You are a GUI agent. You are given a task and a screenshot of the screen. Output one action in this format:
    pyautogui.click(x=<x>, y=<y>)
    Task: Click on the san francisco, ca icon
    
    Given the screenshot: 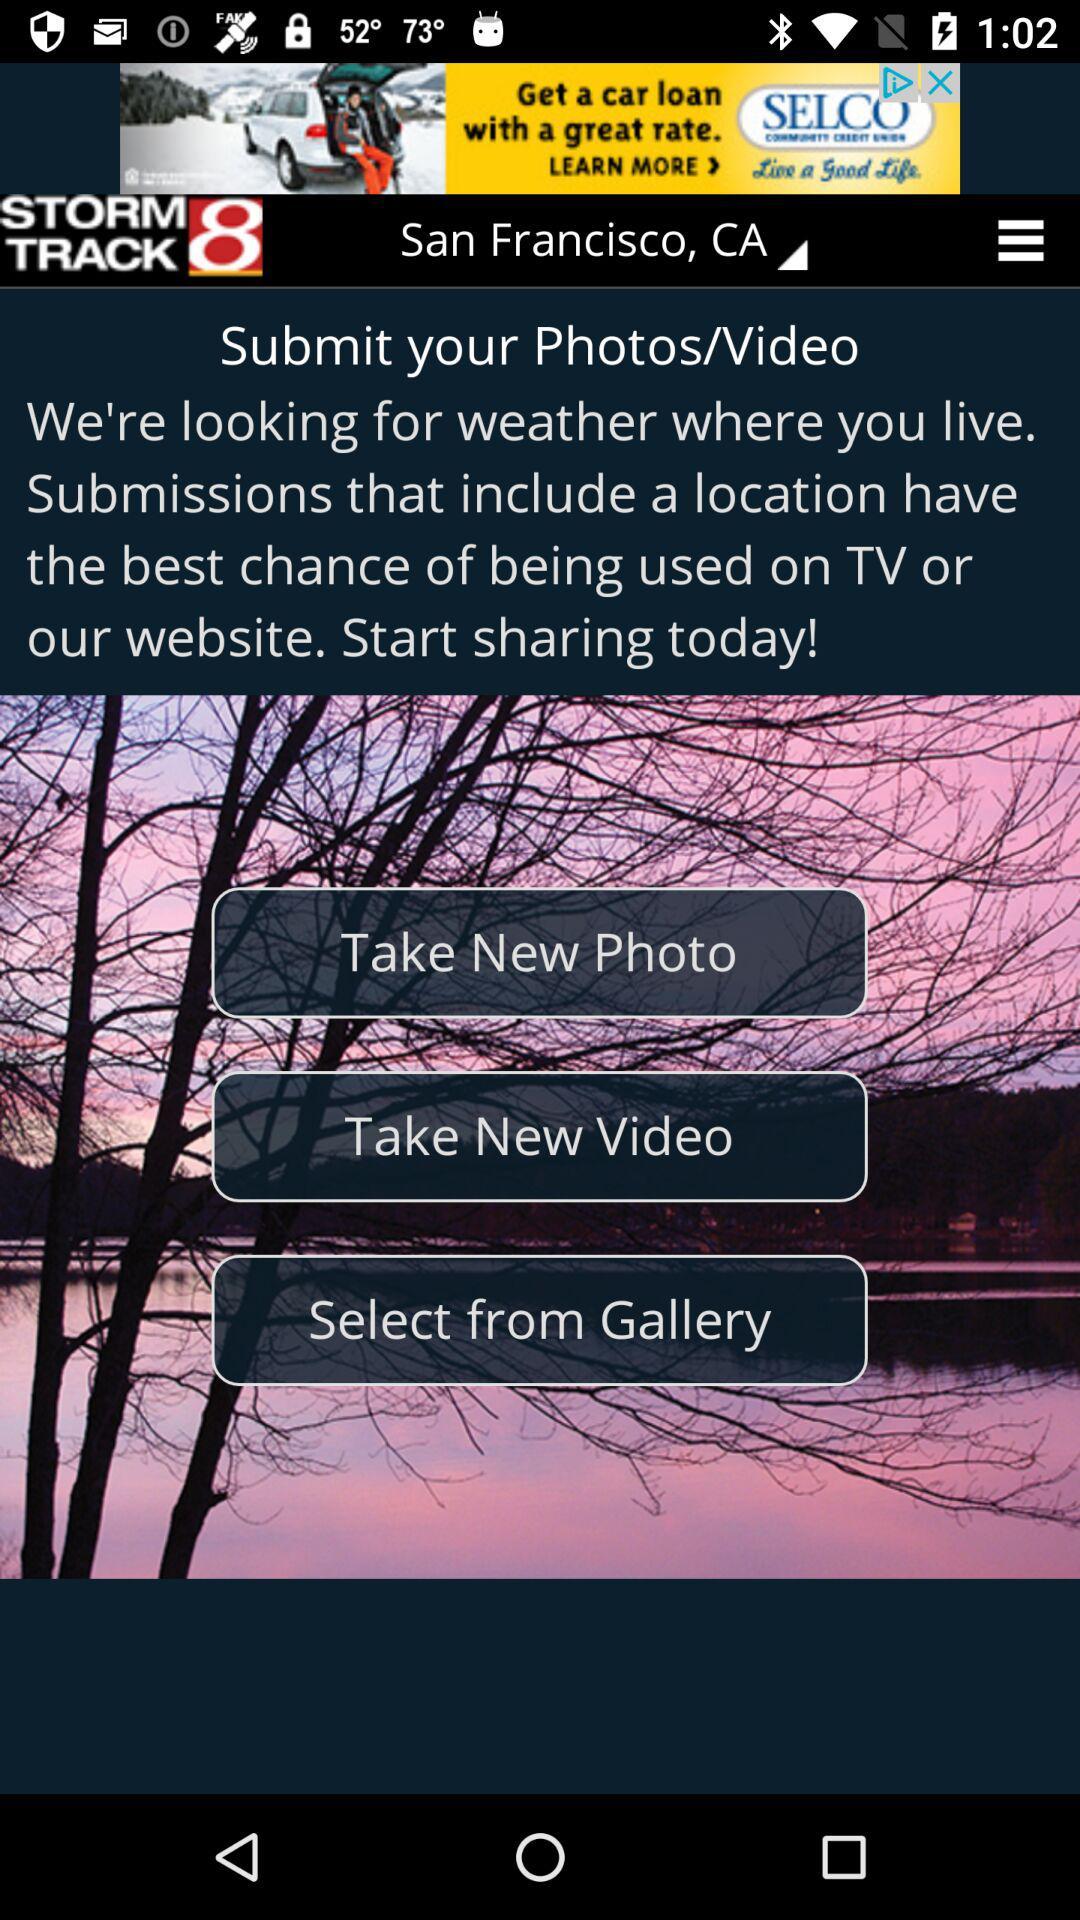 What is the action you would take?
    pyautogui.click(x=617, y=240)
    